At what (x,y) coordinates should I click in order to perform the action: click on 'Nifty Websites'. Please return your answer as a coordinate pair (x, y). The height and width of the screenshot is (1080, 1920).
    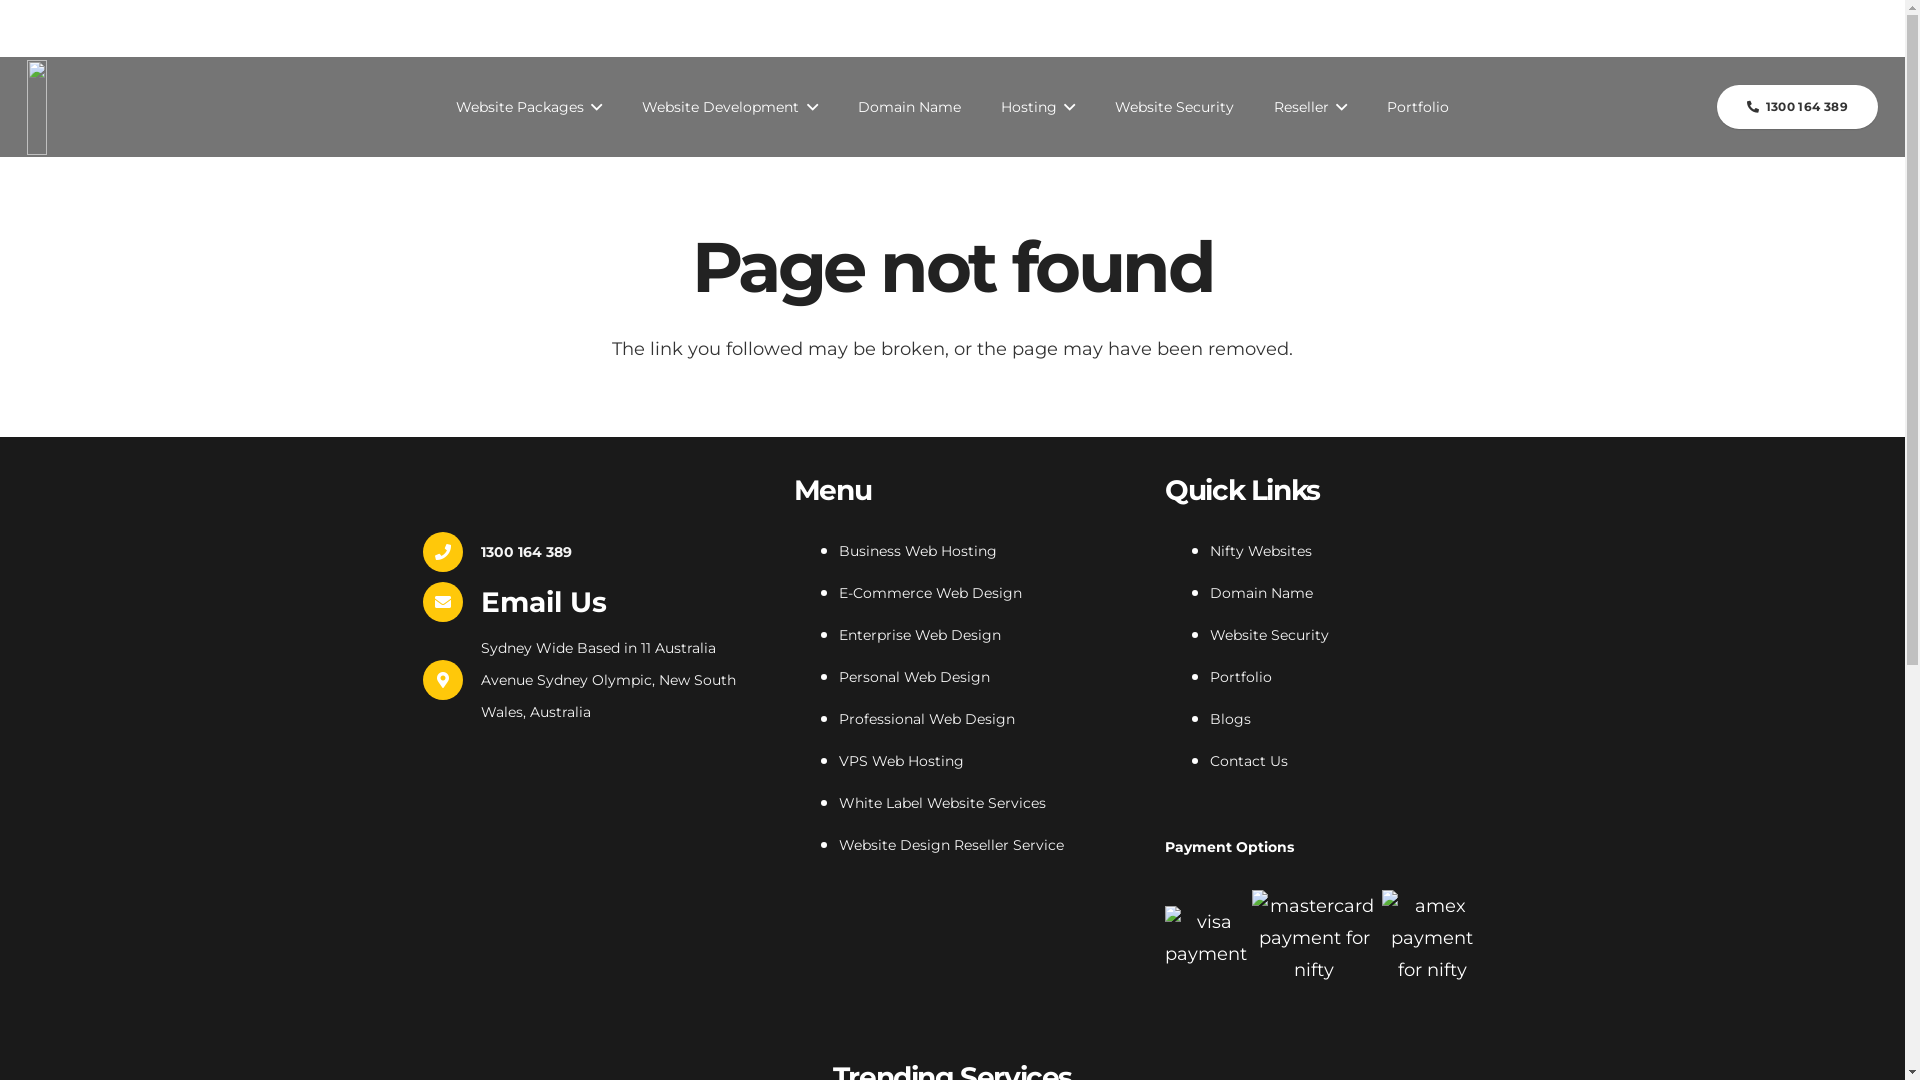
    Looking at the image, I should click on (1260, 551).